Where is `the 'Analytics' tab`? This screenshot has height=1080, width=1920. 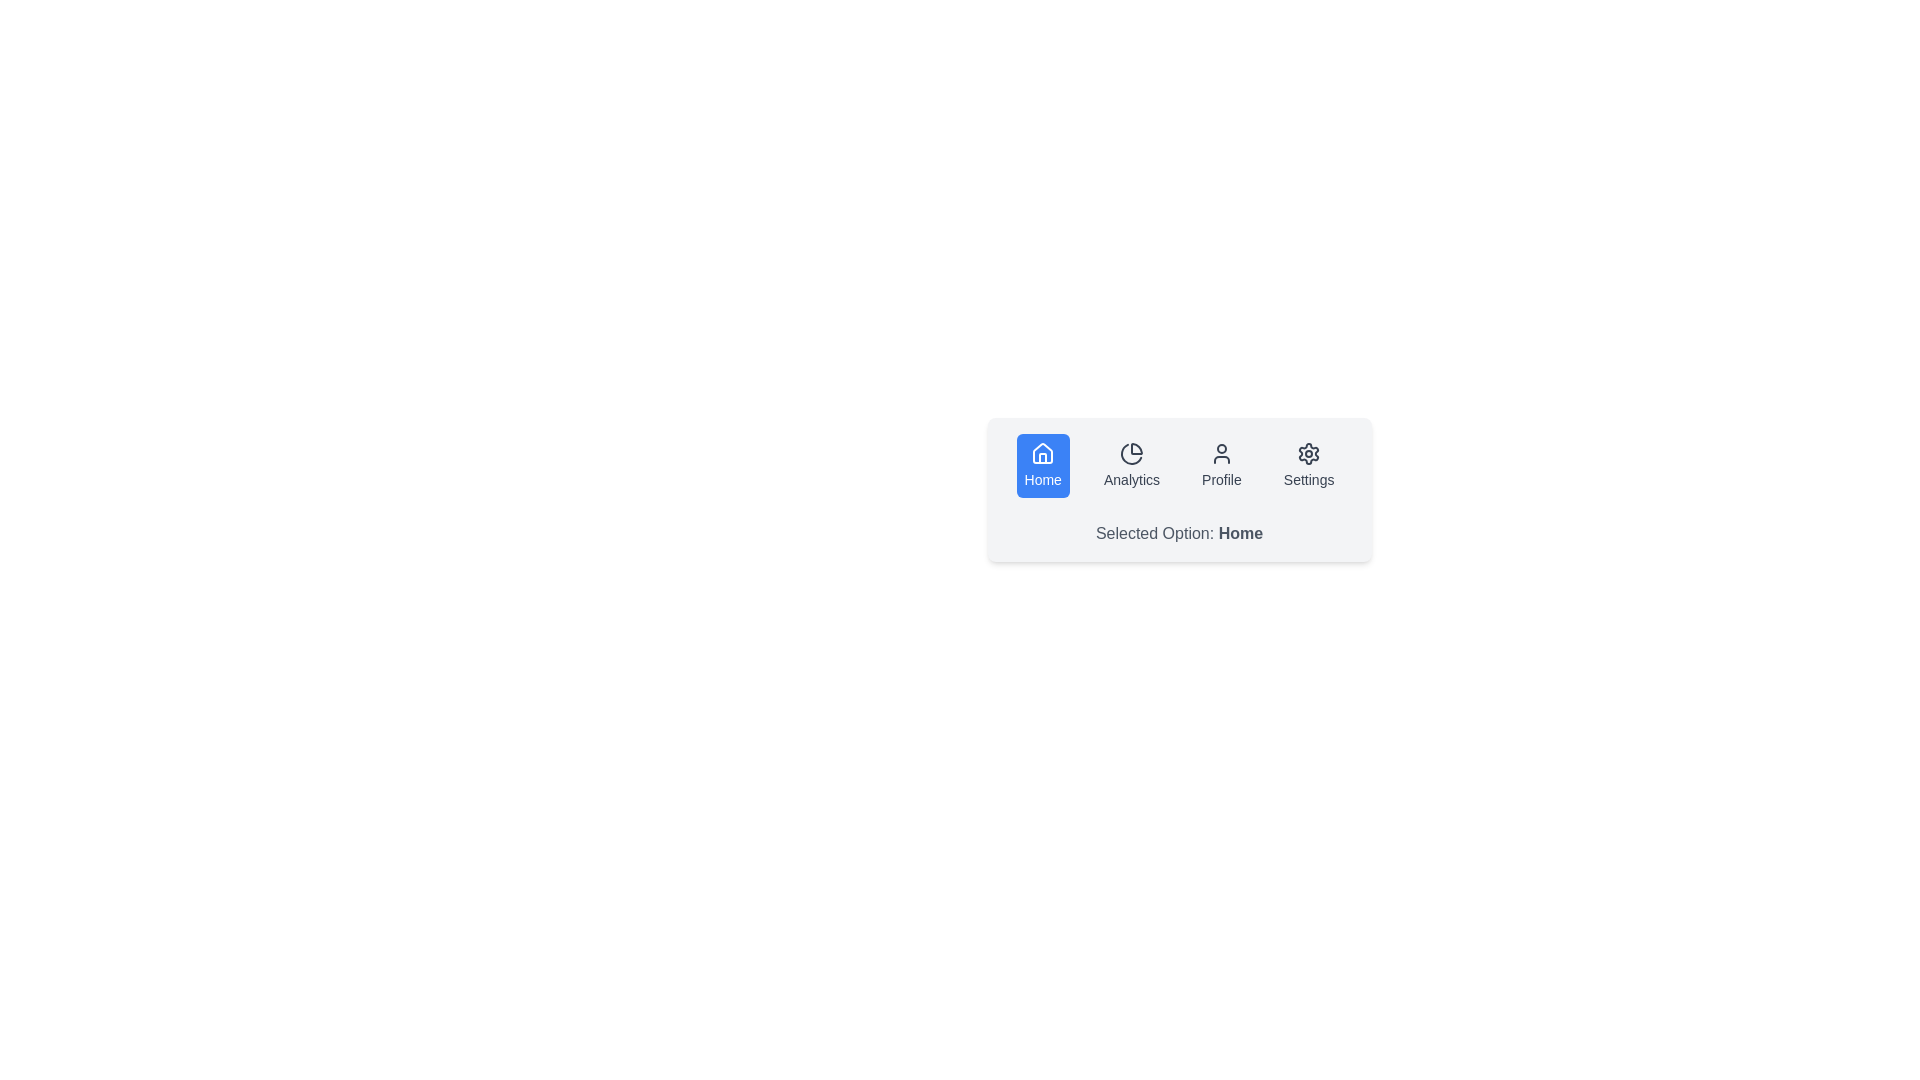
the 'Analytics' tab is located at coordinates (1132, 466).